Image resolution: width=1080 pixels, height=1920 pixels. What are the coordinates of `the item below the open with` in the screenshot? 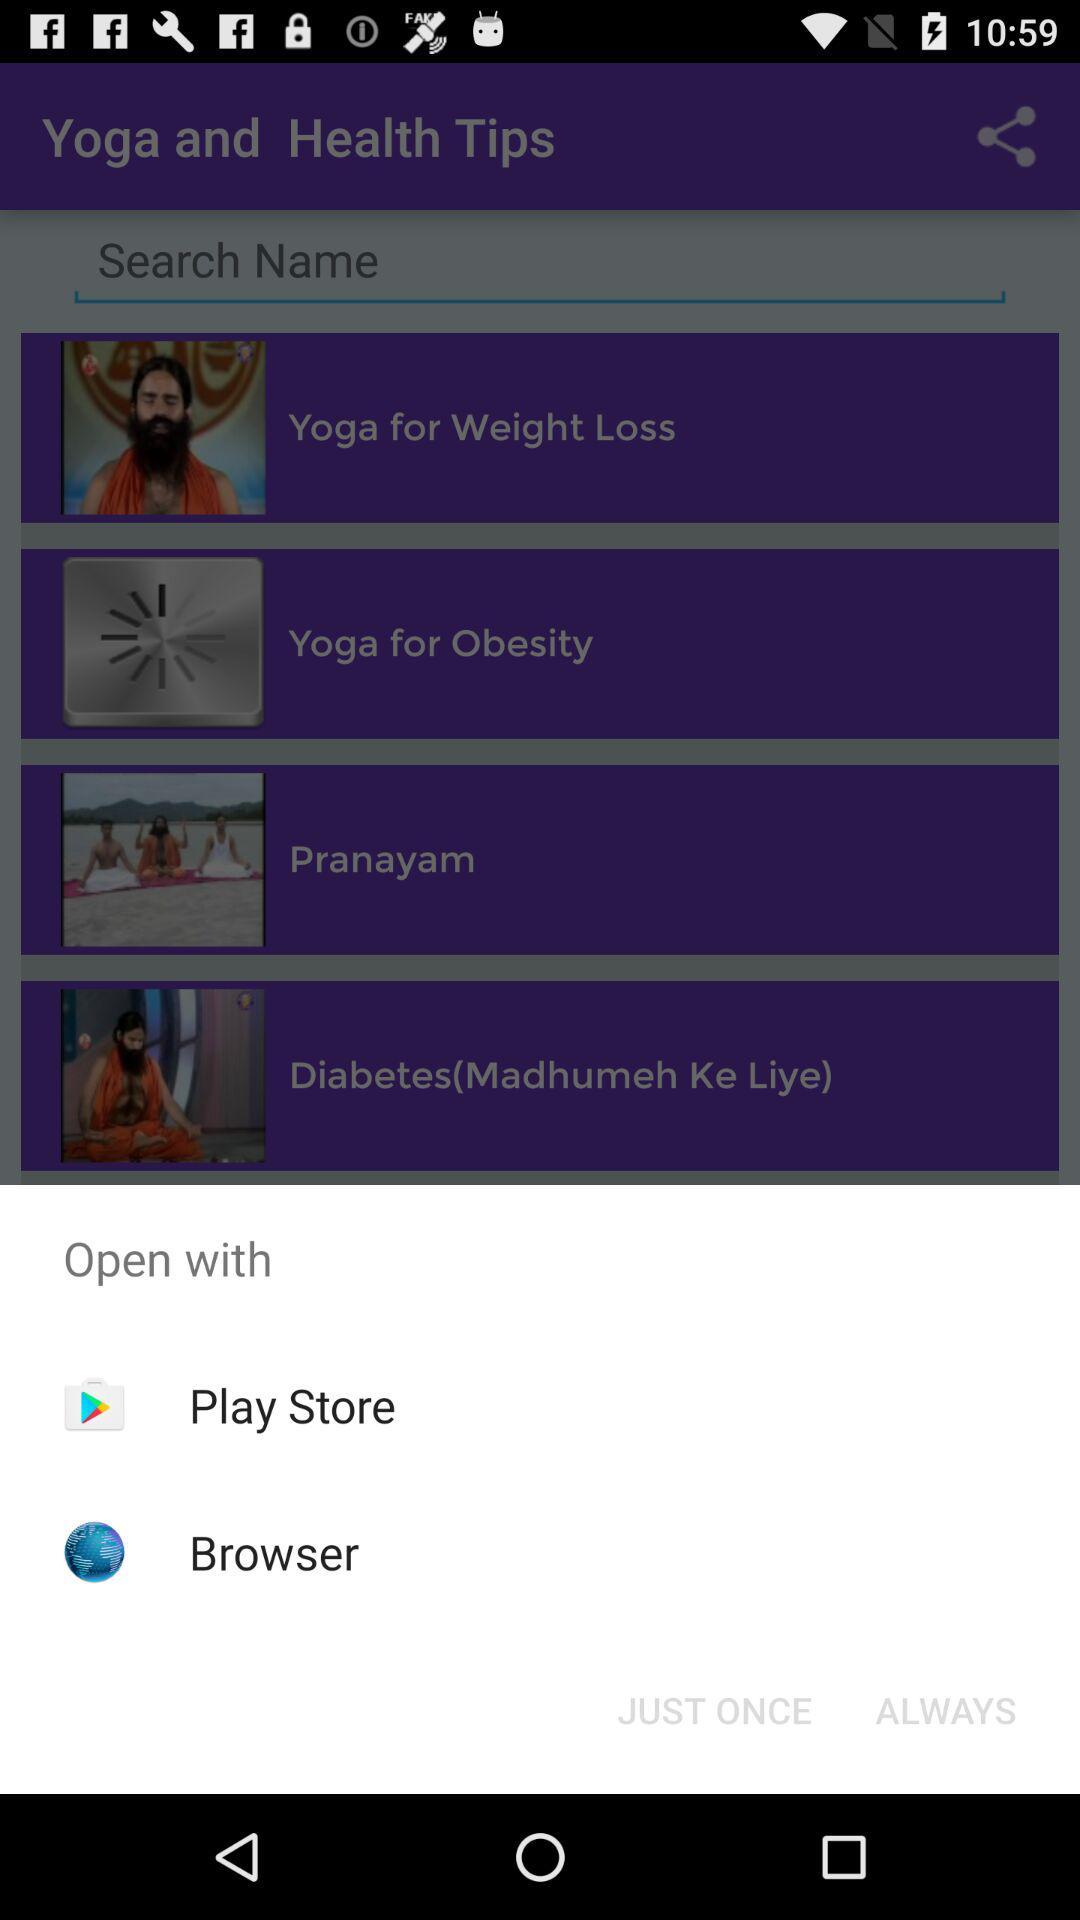 It's located at (713, 1708).